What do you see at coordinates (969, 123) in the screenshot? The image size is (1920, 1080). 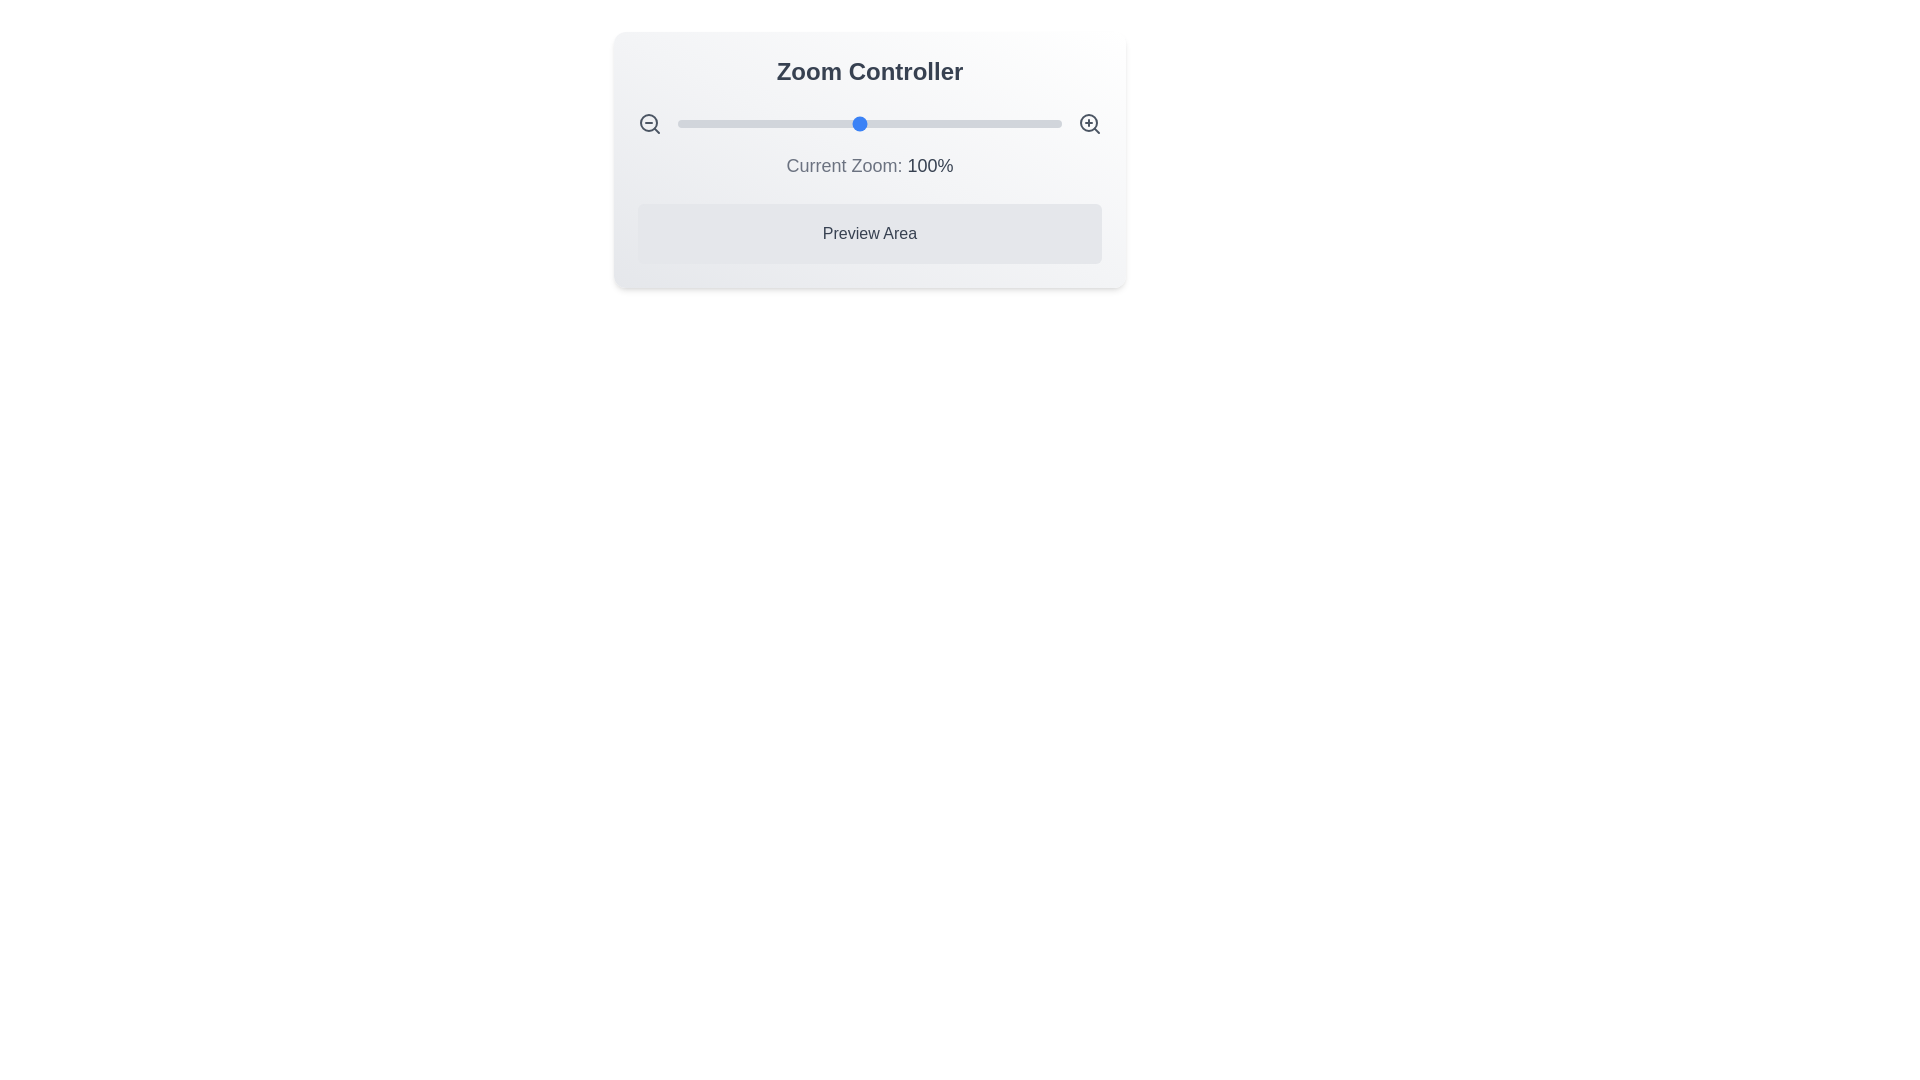 I see `the zoom slider to set the zoom level to 154` at bounding box center [969, 123].